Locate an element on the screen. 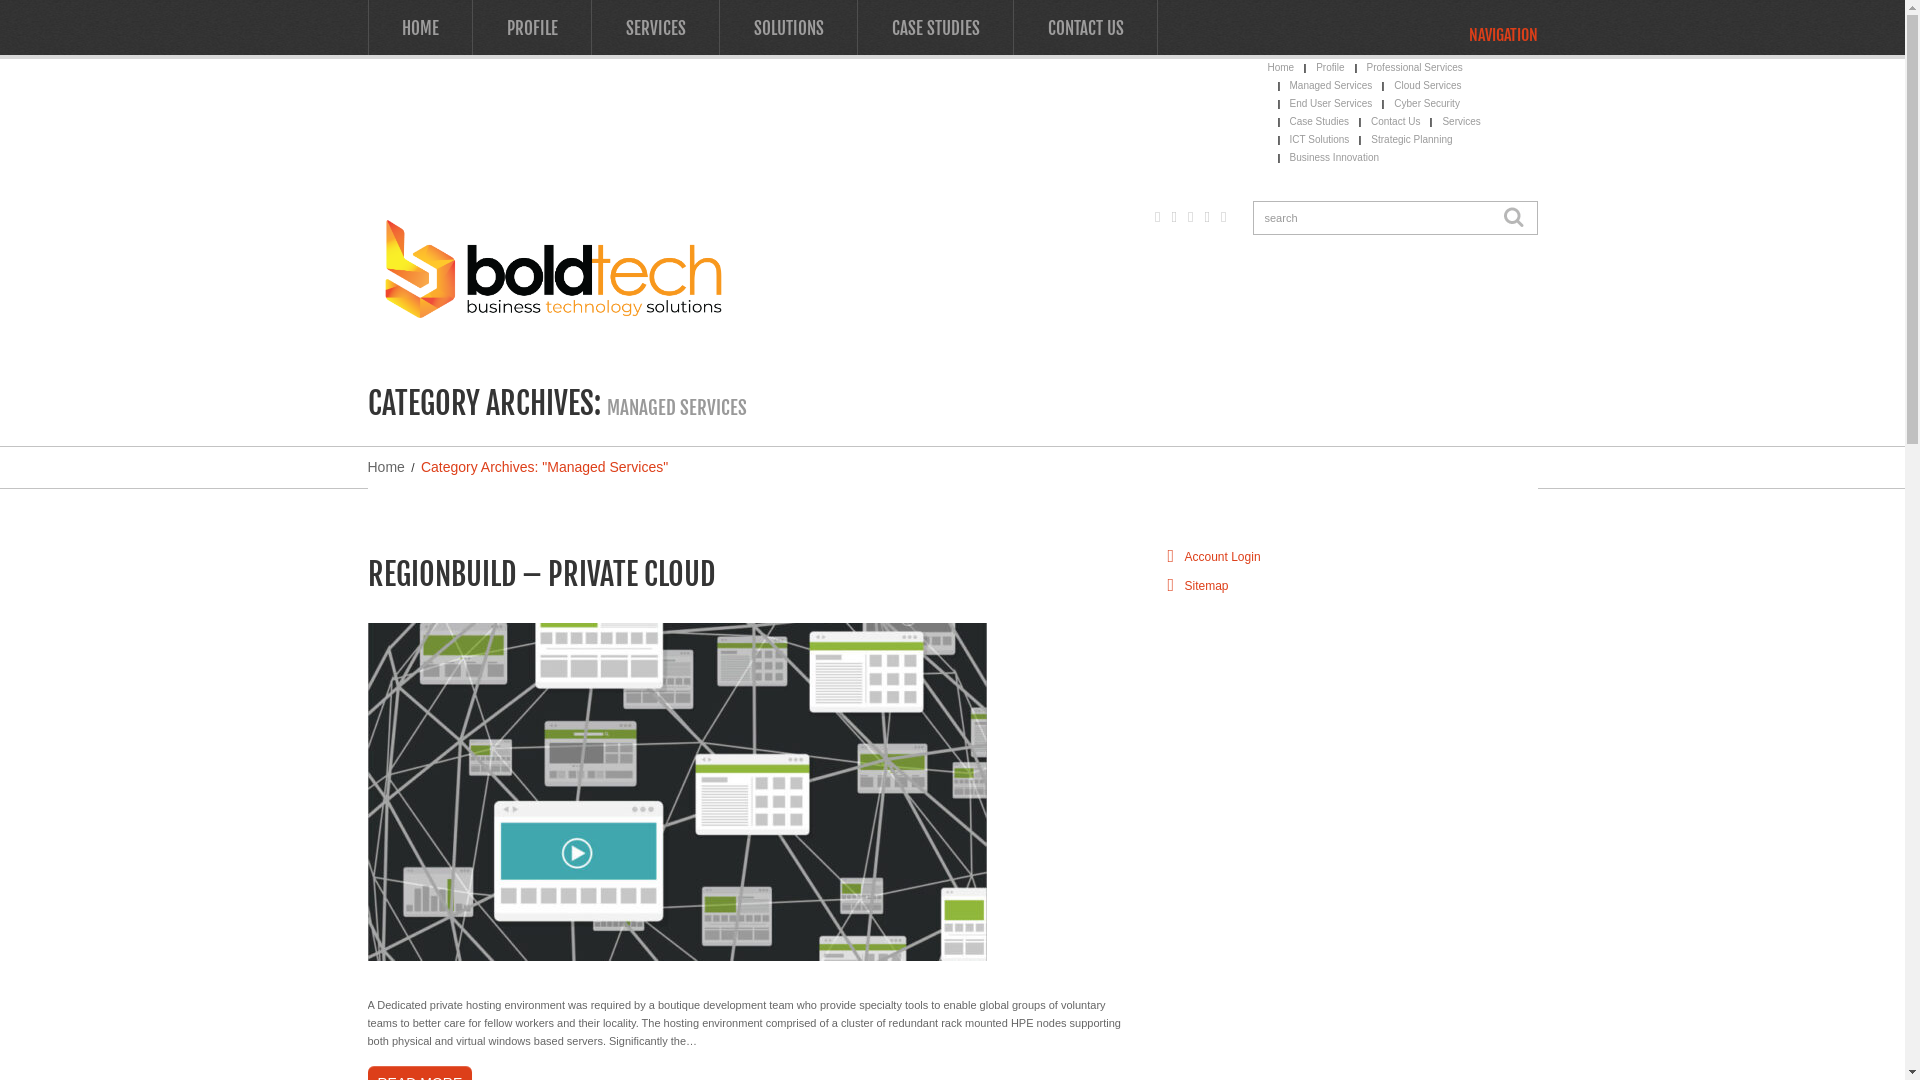 The image size is (1920, 1080). 'Professional Services' is located at coordinates (1414, 66).